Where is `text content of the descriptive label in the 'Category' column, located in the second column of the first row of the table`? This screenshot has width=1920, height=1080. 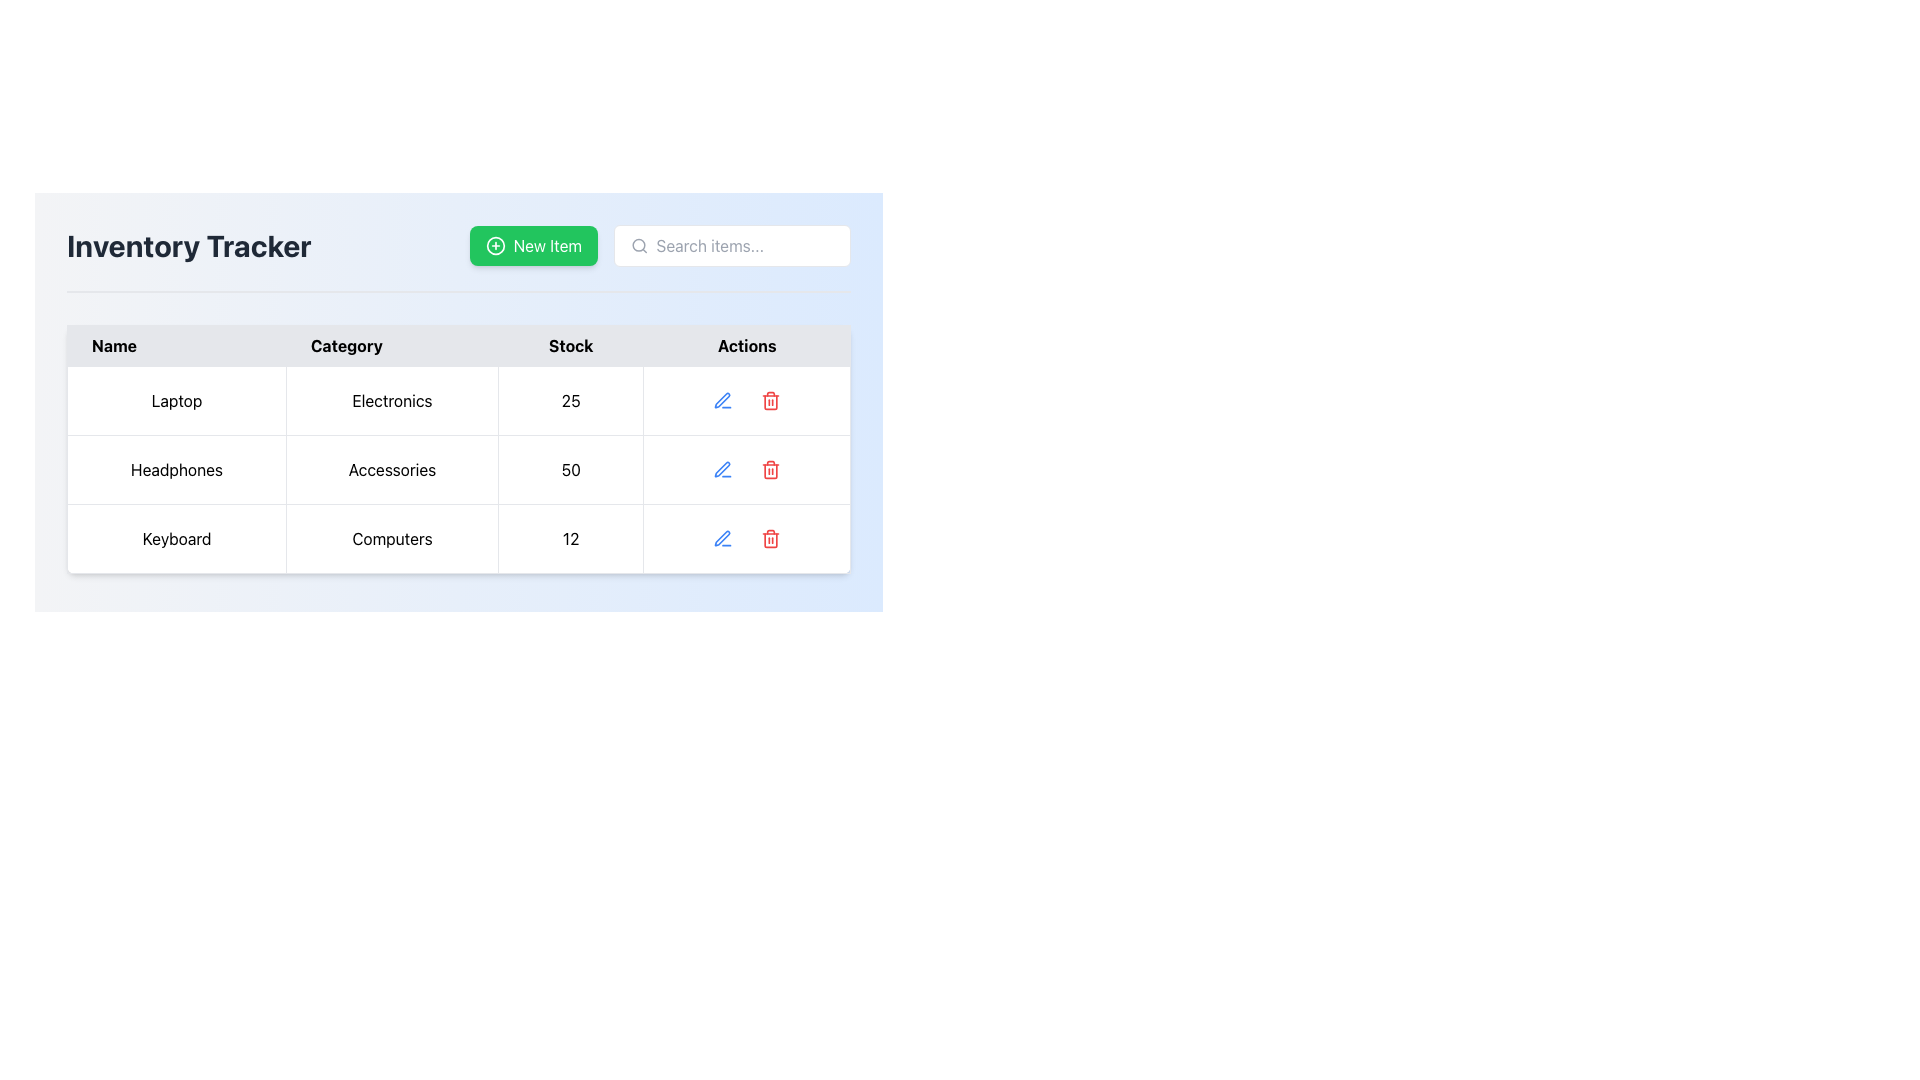
text content of the descriptive label in the 'Category' column, located in the second column of the first row of the table is located at coordinates (392, 401).